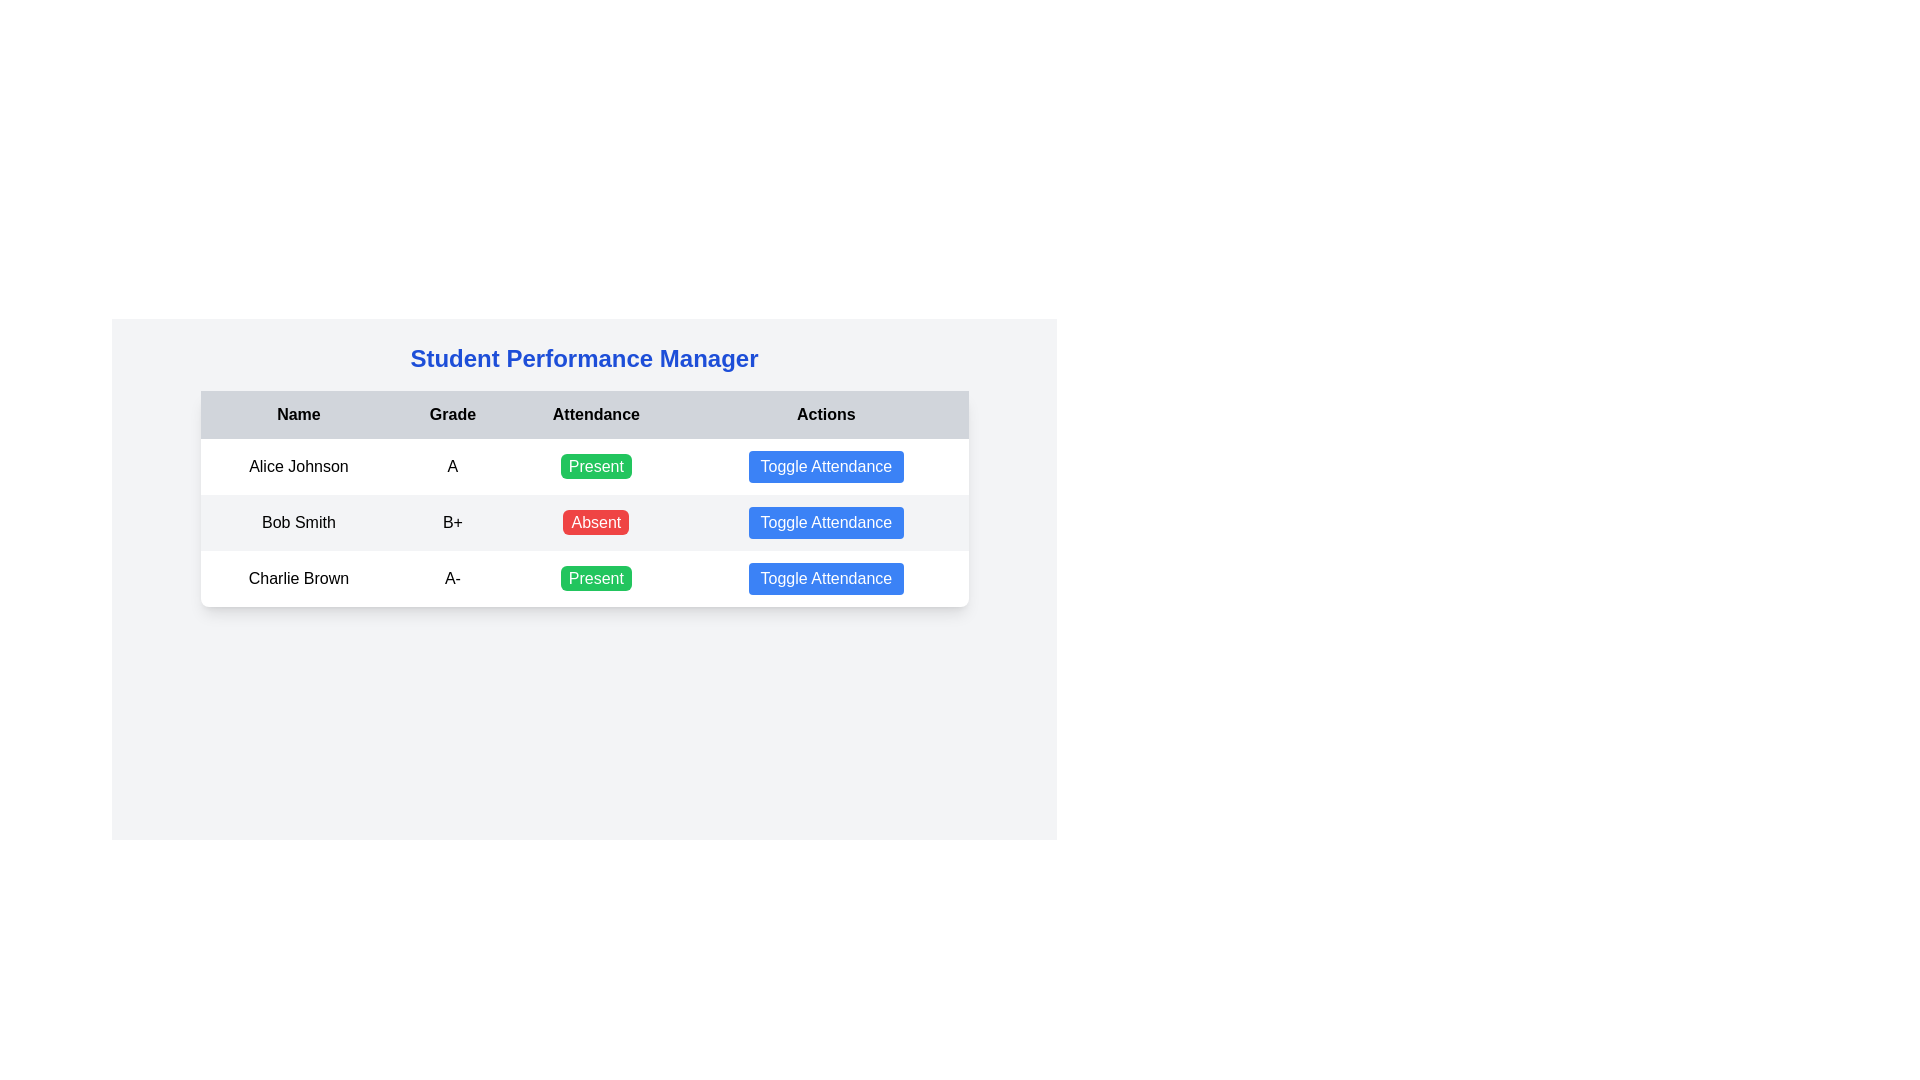 Image resolution: width=1920 pixels, height=1080 pixels. What do you see at coordinates (297, 522) in the screenshot?
I see `the static text label displaying the name 'Bob Smith' located in the first column of the second row of the table` at bounding box center [297, 522].